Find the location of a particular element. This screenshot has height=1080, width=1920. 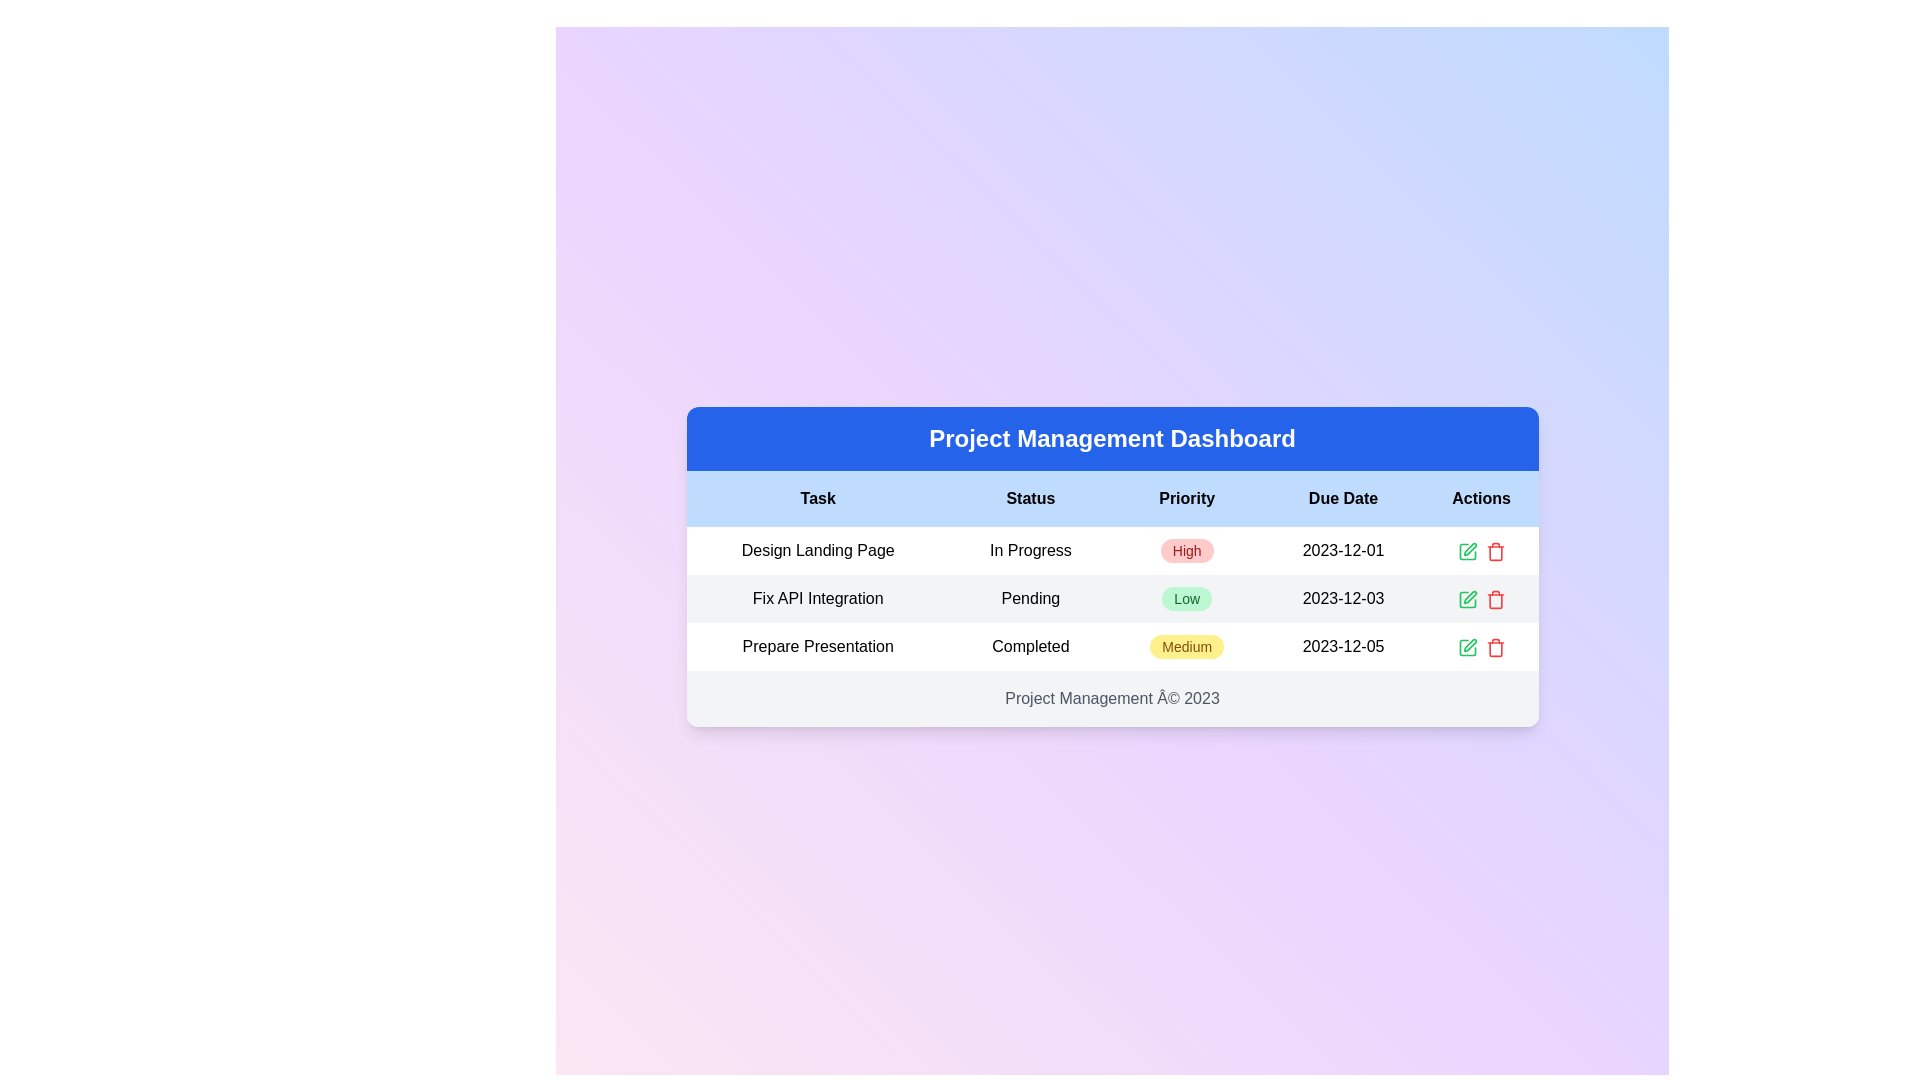

the text label that says 'Fix API Integration', which is located in the second row of the data table under the 'Task' column, to the left of the 'Pending' status is located at coordinates (818, 597).